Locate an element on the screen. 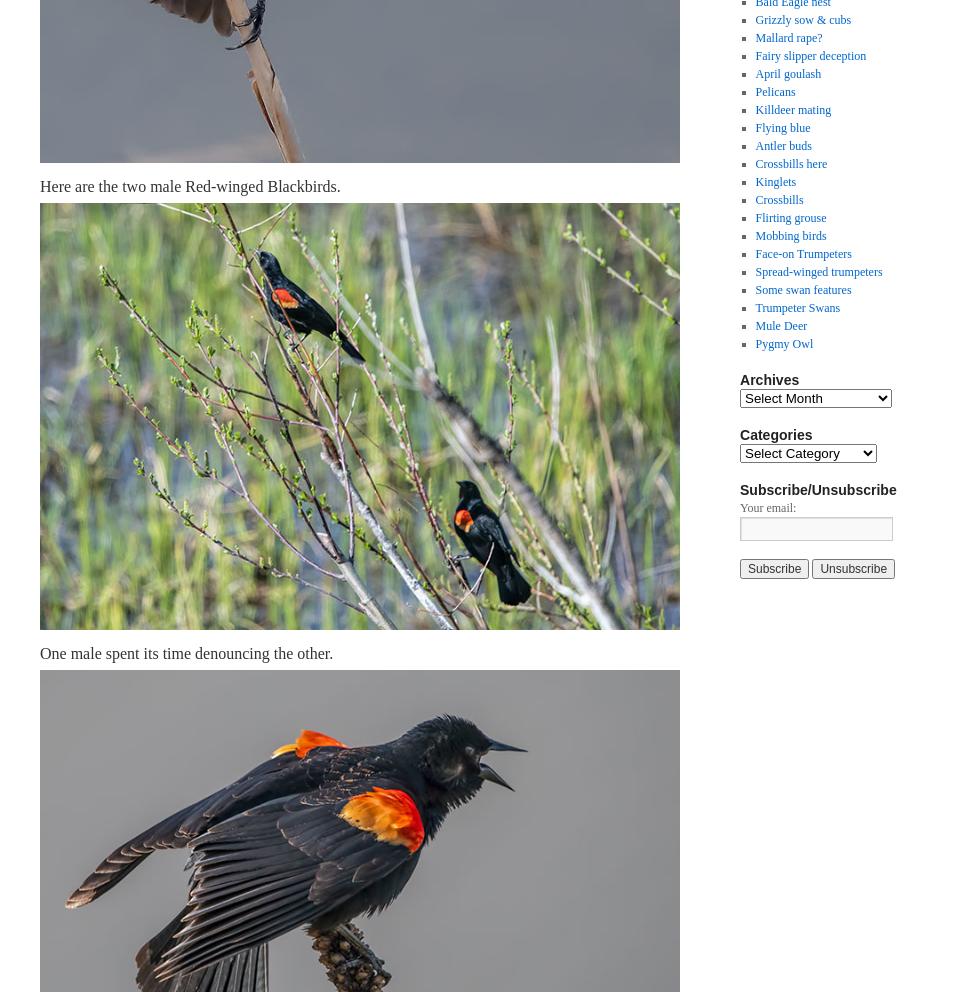  'Flirting grouse' is located at coordinates (790, 218).